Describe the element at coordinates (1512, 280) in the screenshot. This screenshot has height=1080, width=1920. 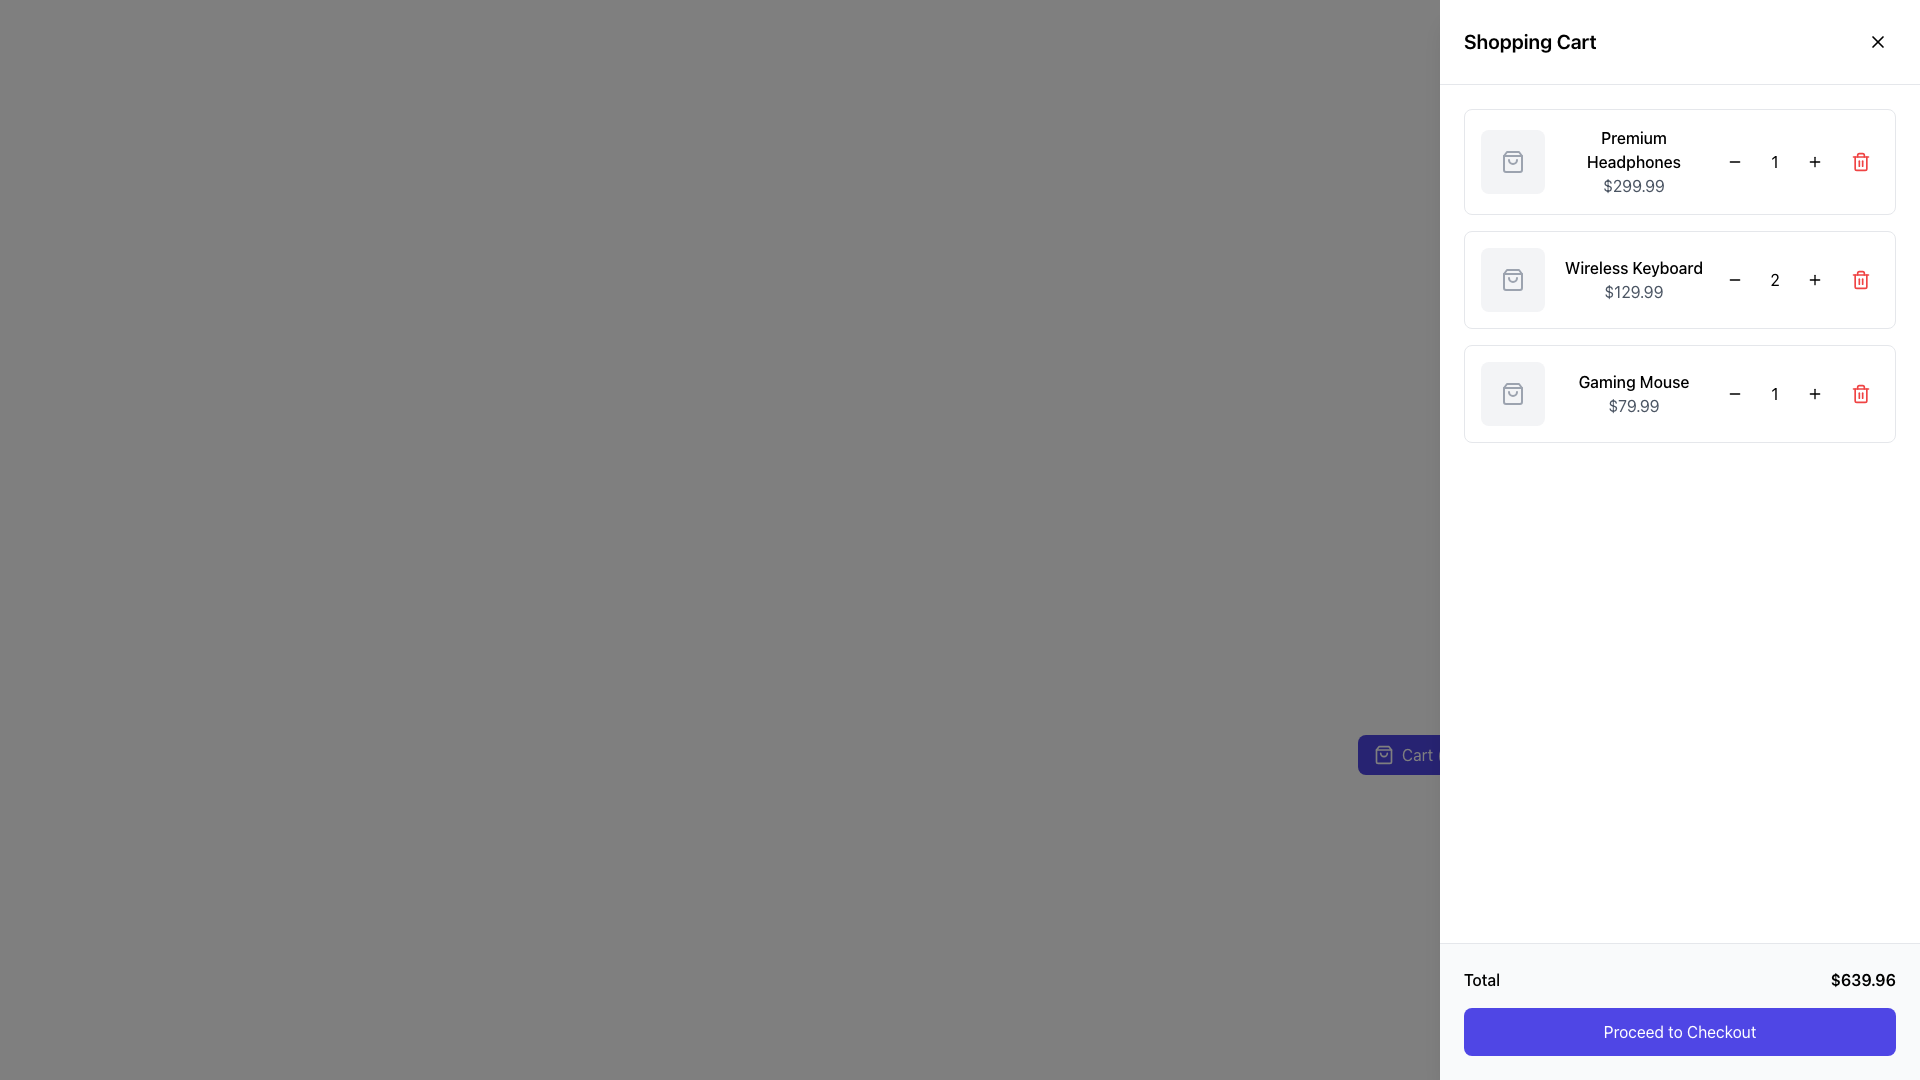
I see `the shopping bag icon representing the 'Wireless Keyboard' in the shopping cart, positioned between the item's title and quantity controls` at that location.